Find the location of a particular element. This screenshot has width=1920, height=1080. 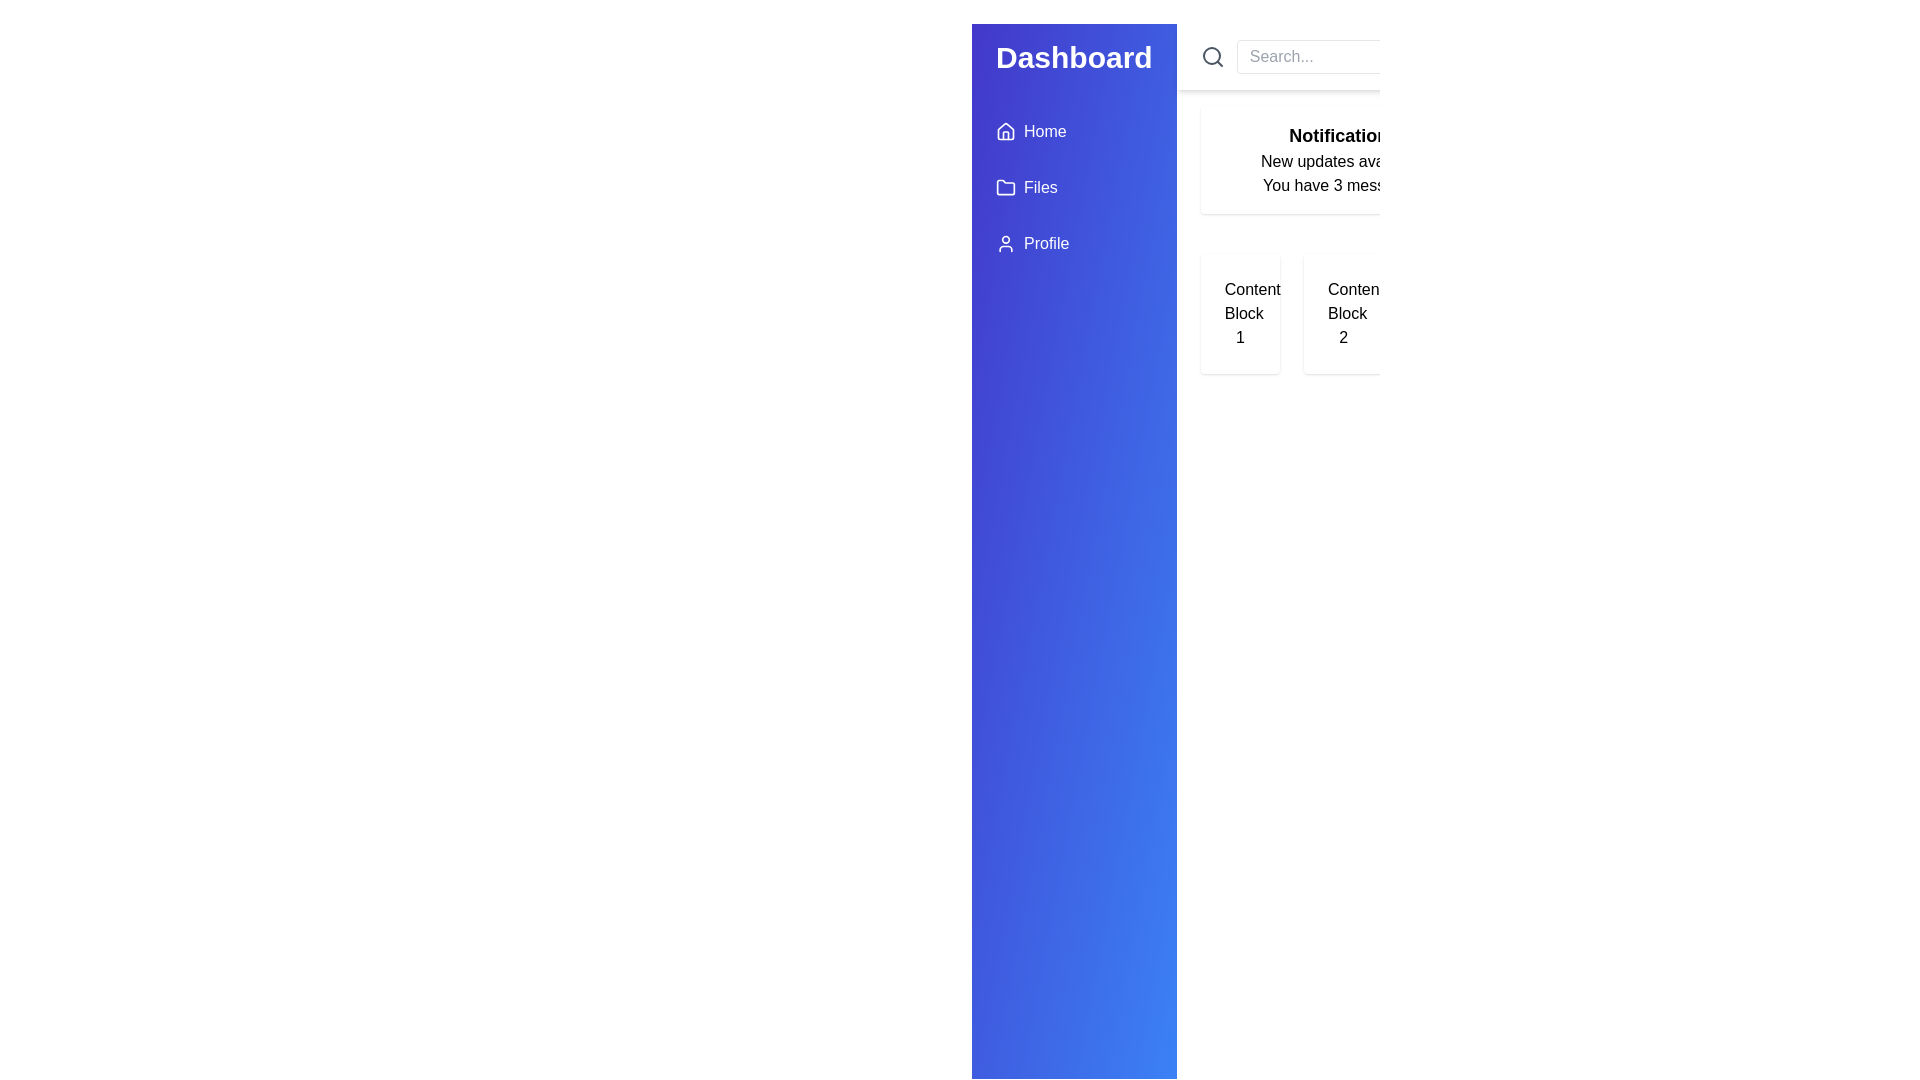

the folder icon located in the left sidebar, which is visually represented in white against a blue background is located at coordinates (1006, 188).